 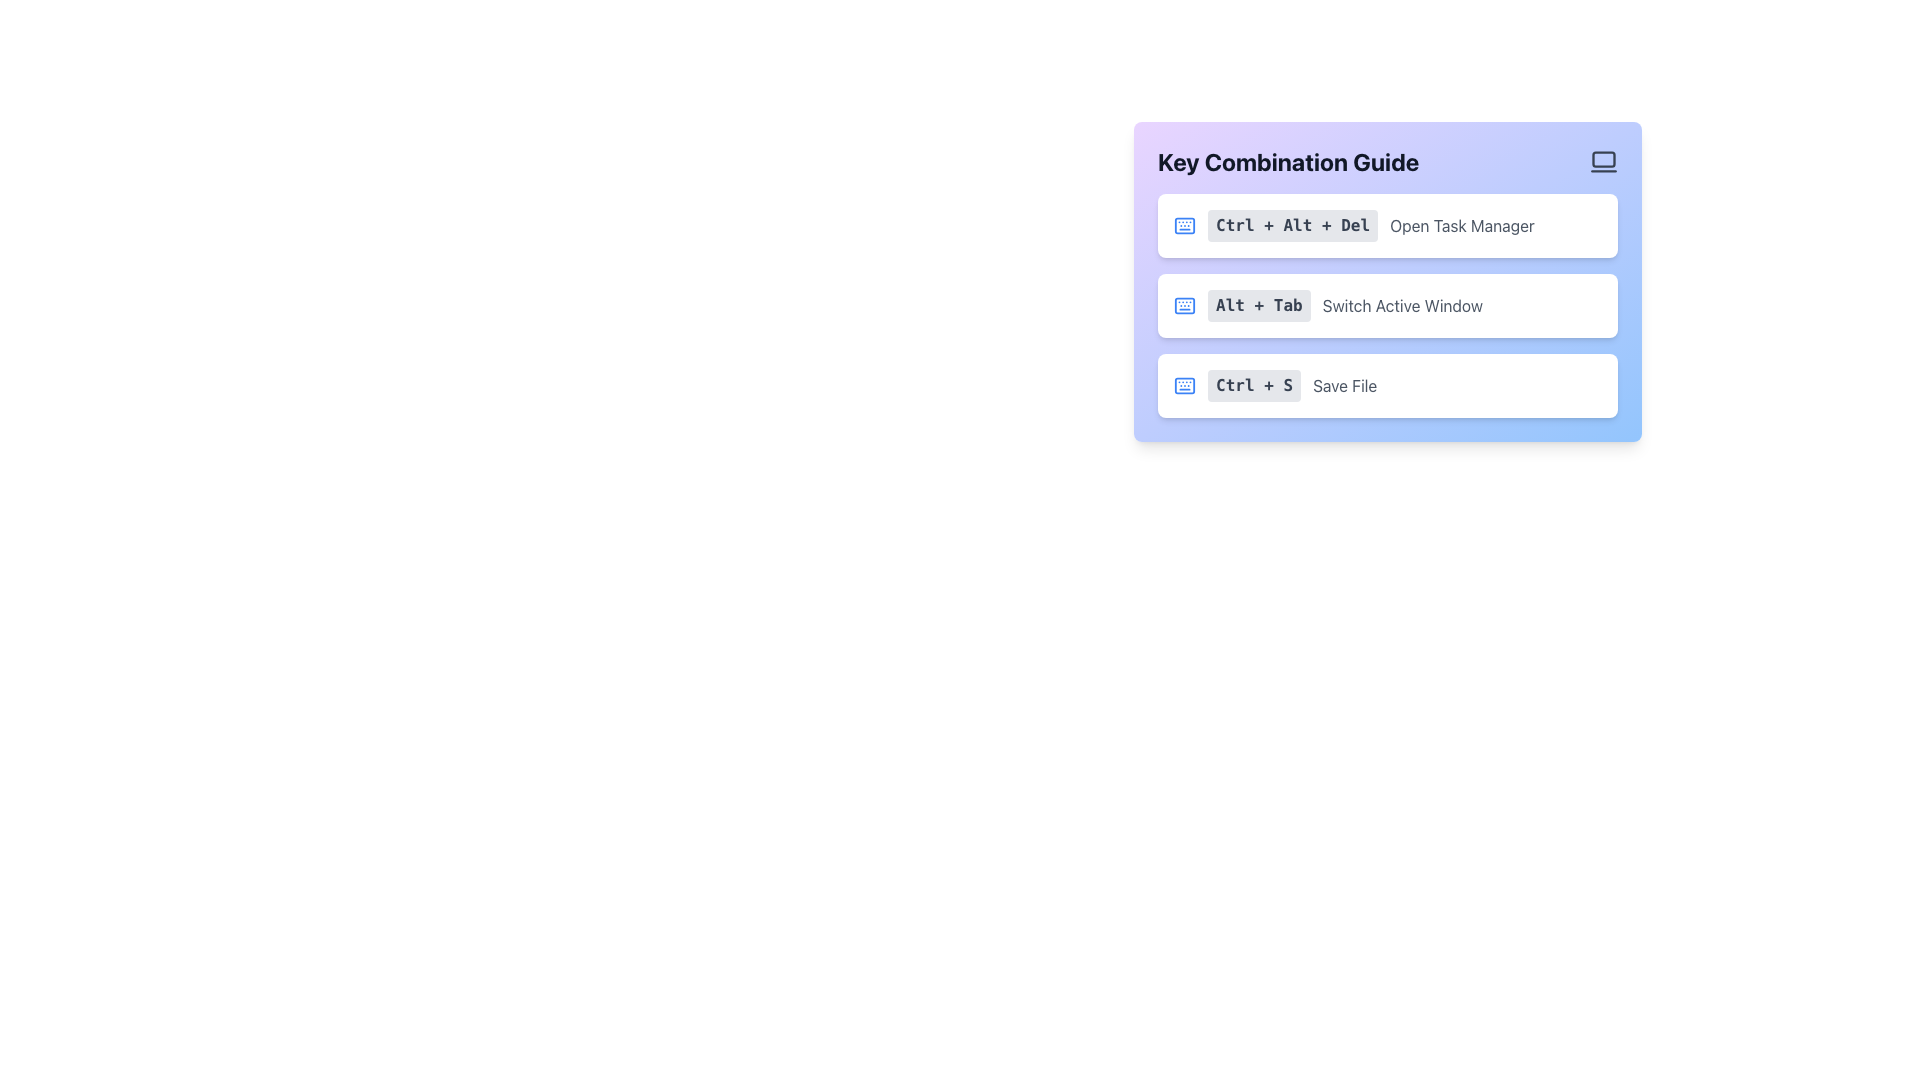 What do you see at coordinates (1185, 225) in the screenshot?
I see `the rectangular base of the keyboard icon, which is styled with a rounded border and serves as the foundation for keyboard representation` at bounding box center [1185, 225].